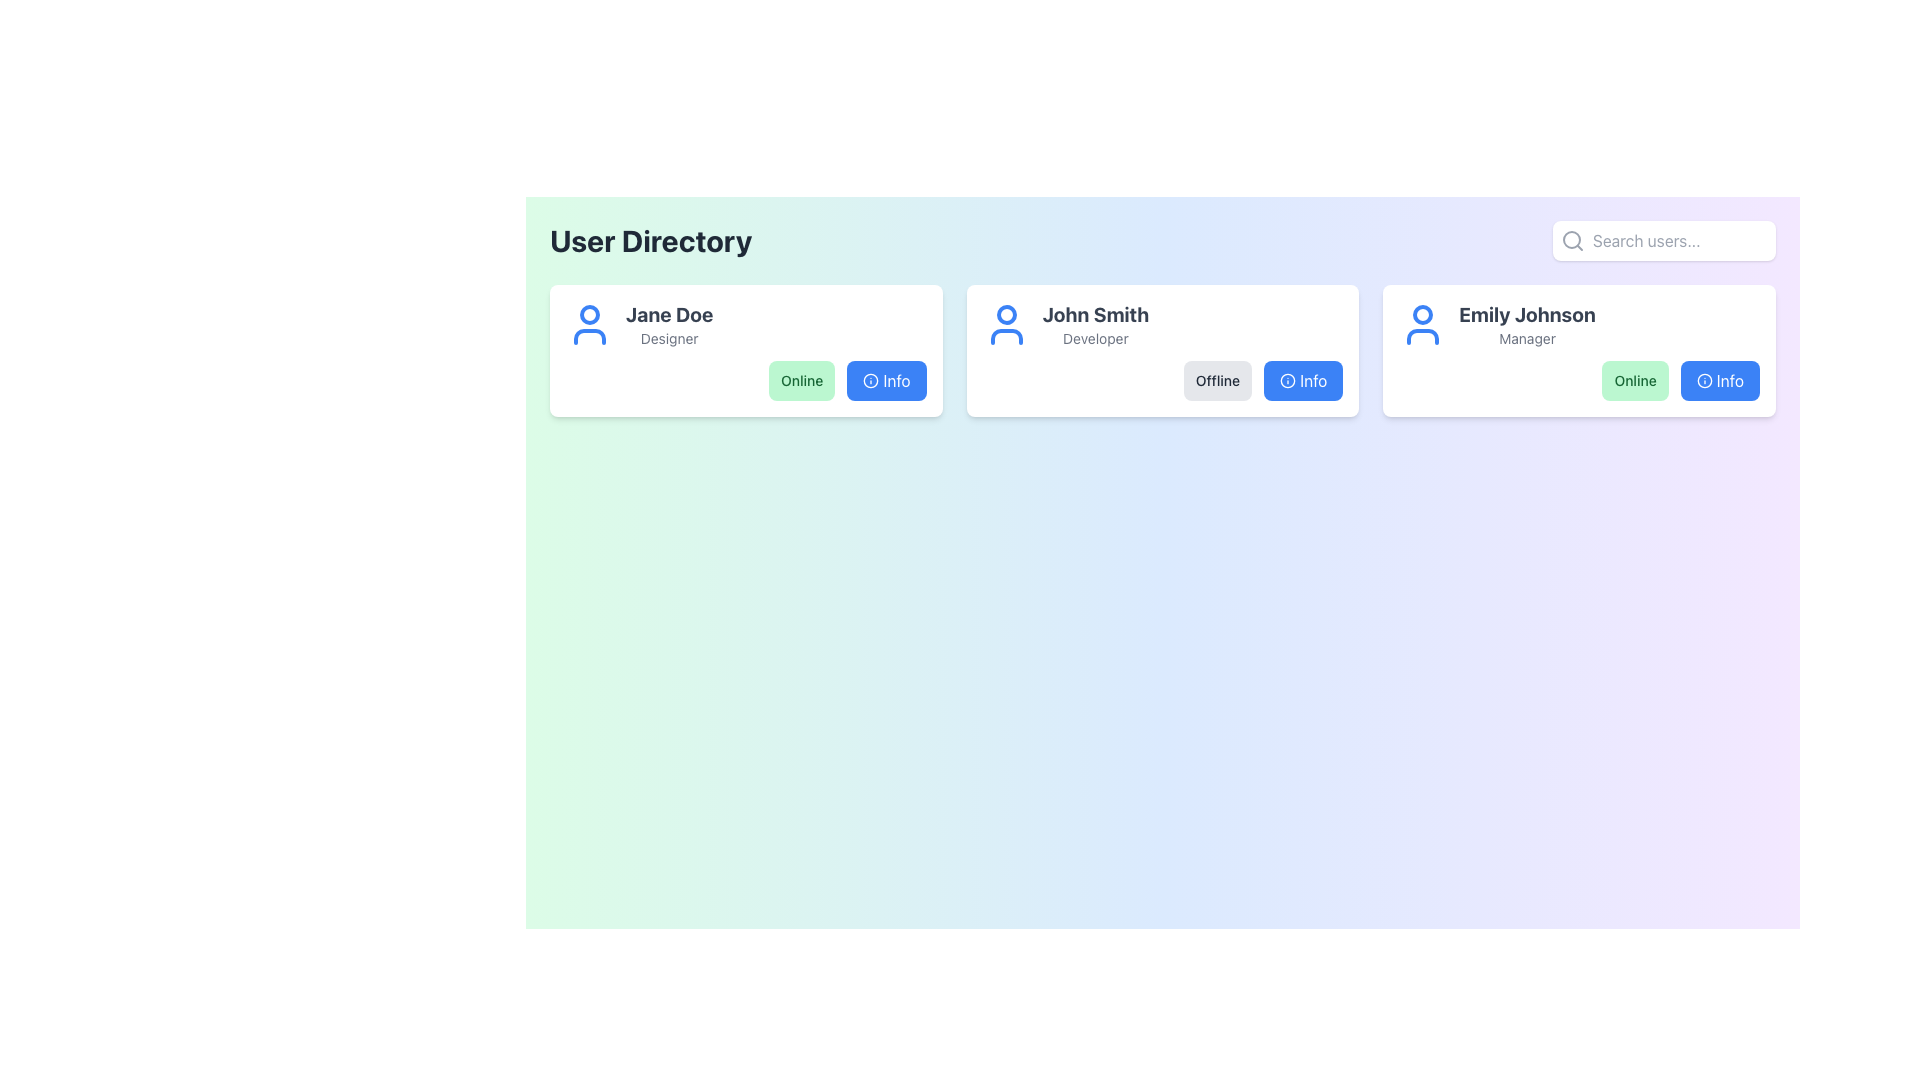 This screenshot has height=1080, width=1920. I want to click on the button with embedded icon located to the right of the green 'Online' status indicator, so click(1718, 381).